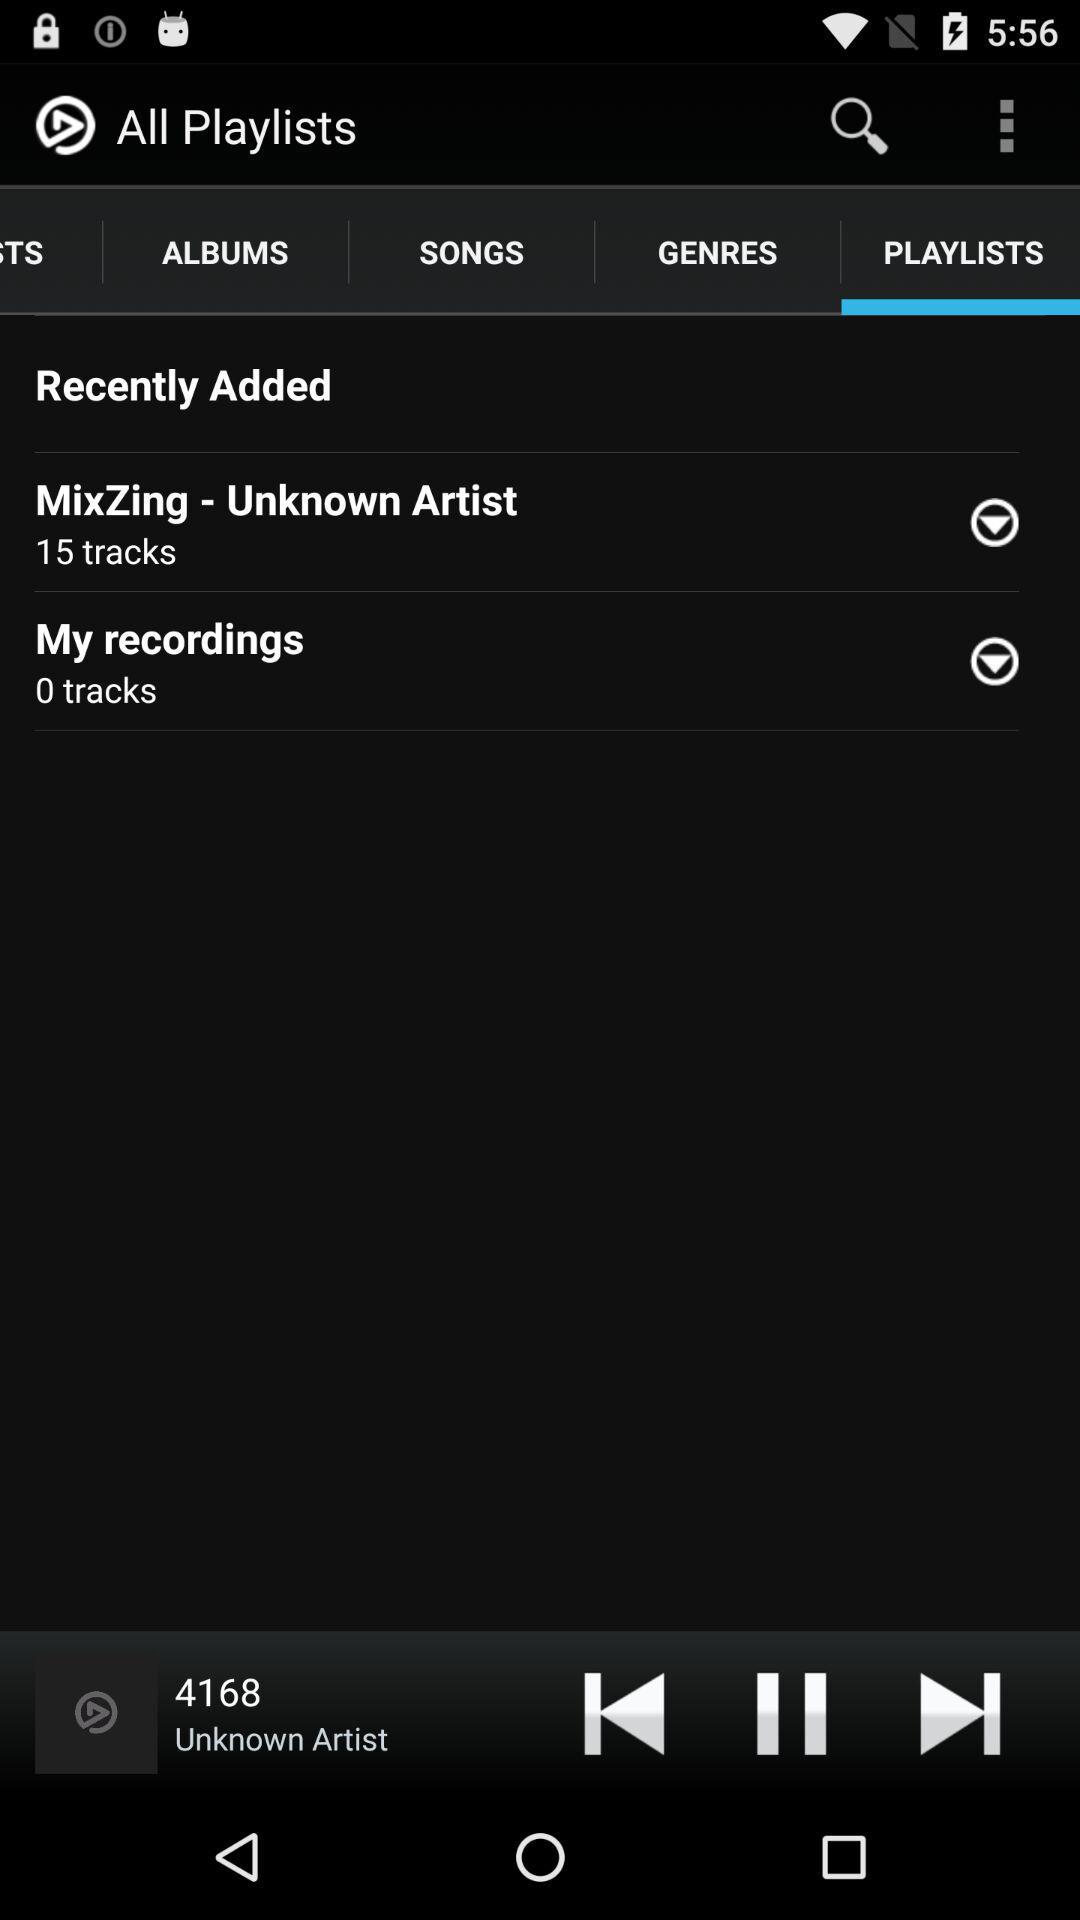 Image resolution: width=1080 pixels, height=1920 pixels. Describe the element at coordinates (623, 1832) in the screenshot. I see `the skip_previous icon` at that location.